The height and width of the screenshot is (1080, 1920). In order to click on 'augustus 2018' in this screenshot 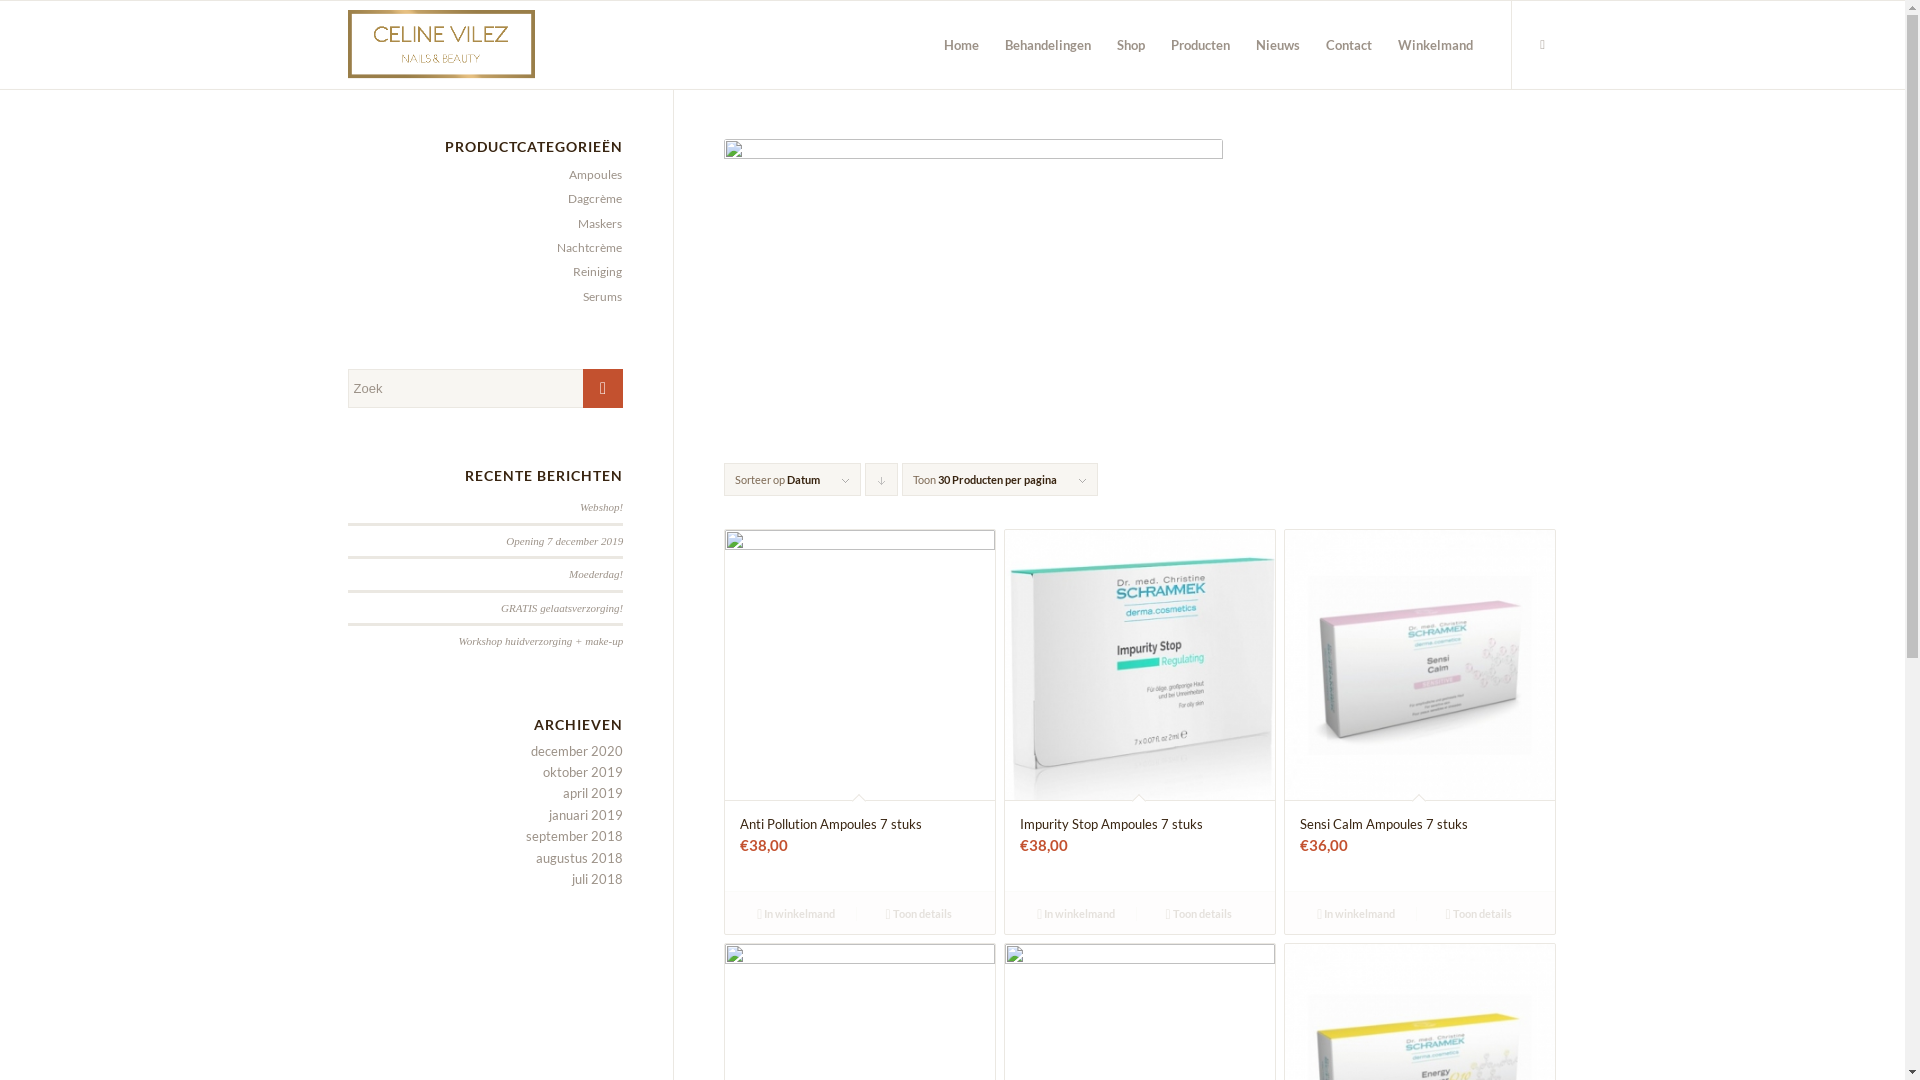, I will do `click(536, 856)`.